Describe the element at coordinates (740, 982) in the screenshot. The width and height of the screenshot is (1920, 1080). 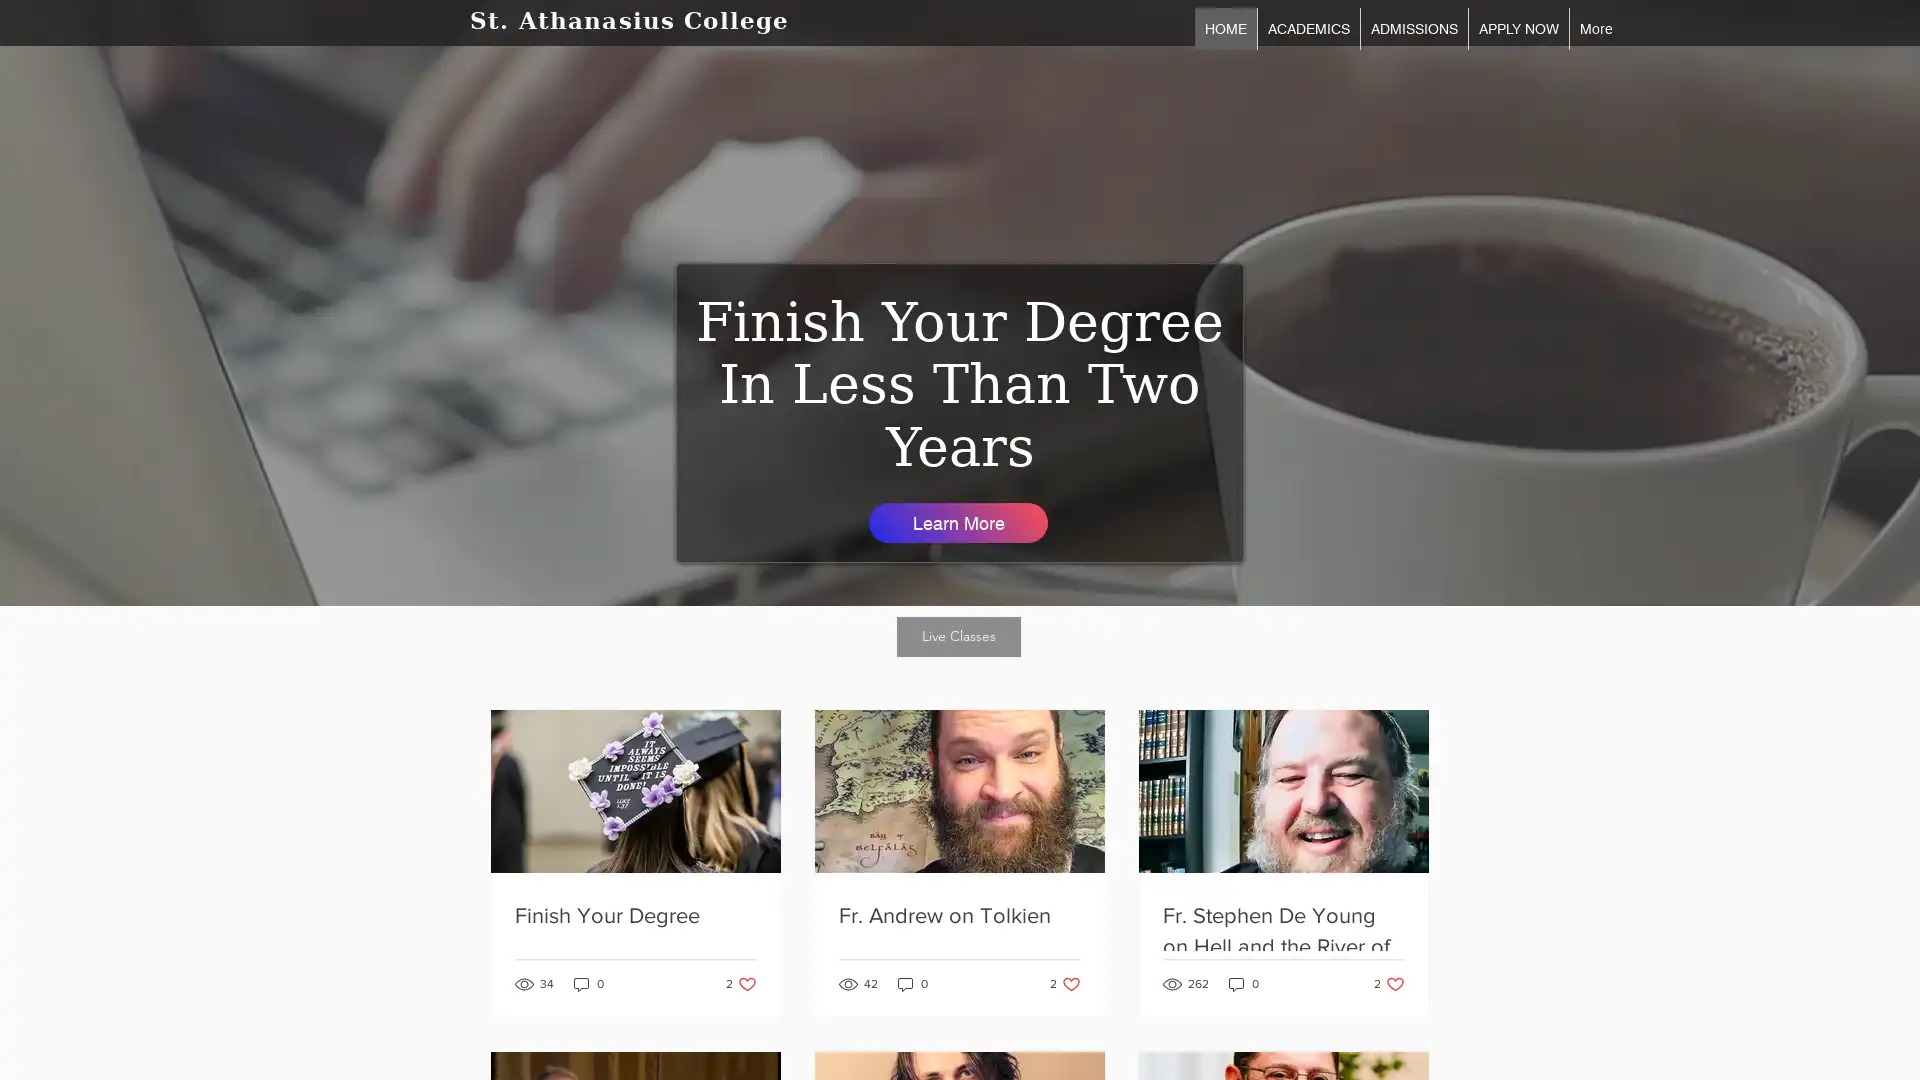
I see `2 likes. Post not marked as liked` at that location.